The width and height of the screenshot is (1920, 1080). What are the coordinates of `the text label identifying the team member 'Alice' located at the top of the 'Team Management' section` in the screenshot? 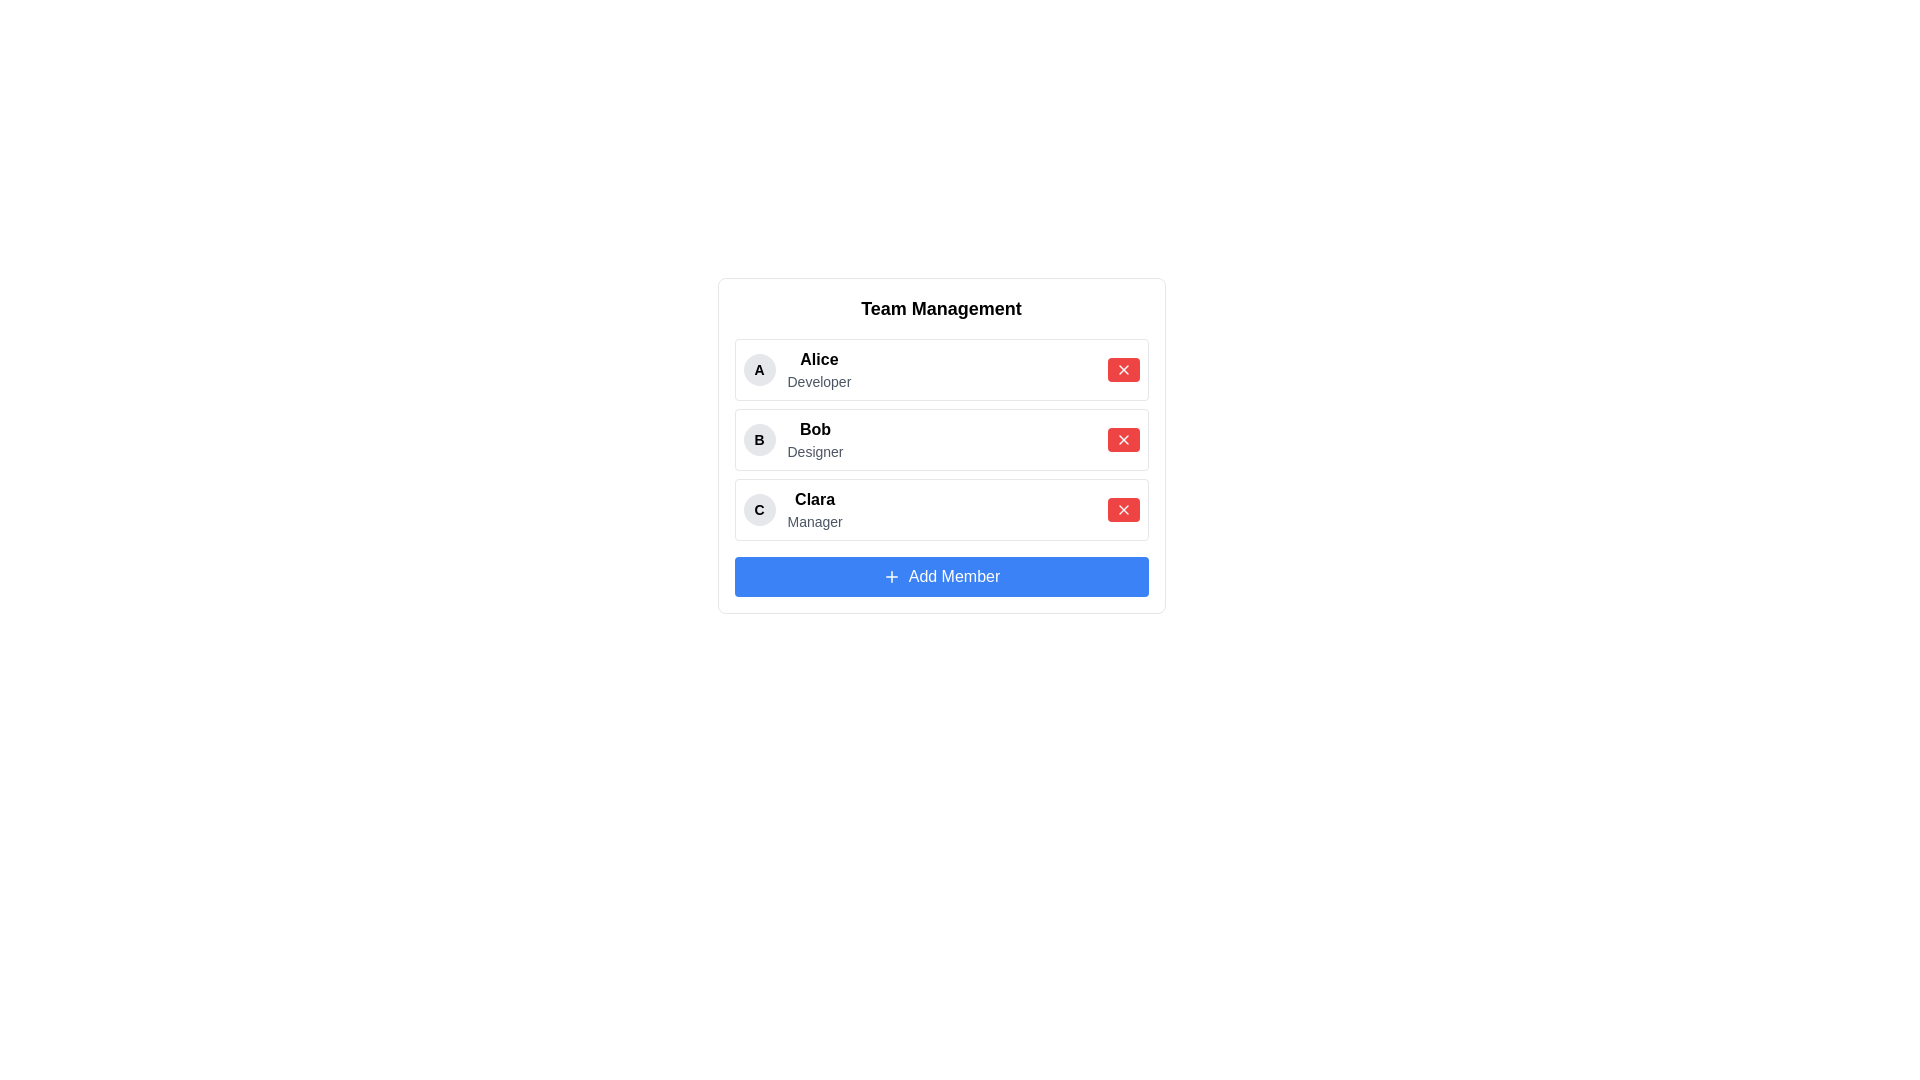 It's located at (819, 358).